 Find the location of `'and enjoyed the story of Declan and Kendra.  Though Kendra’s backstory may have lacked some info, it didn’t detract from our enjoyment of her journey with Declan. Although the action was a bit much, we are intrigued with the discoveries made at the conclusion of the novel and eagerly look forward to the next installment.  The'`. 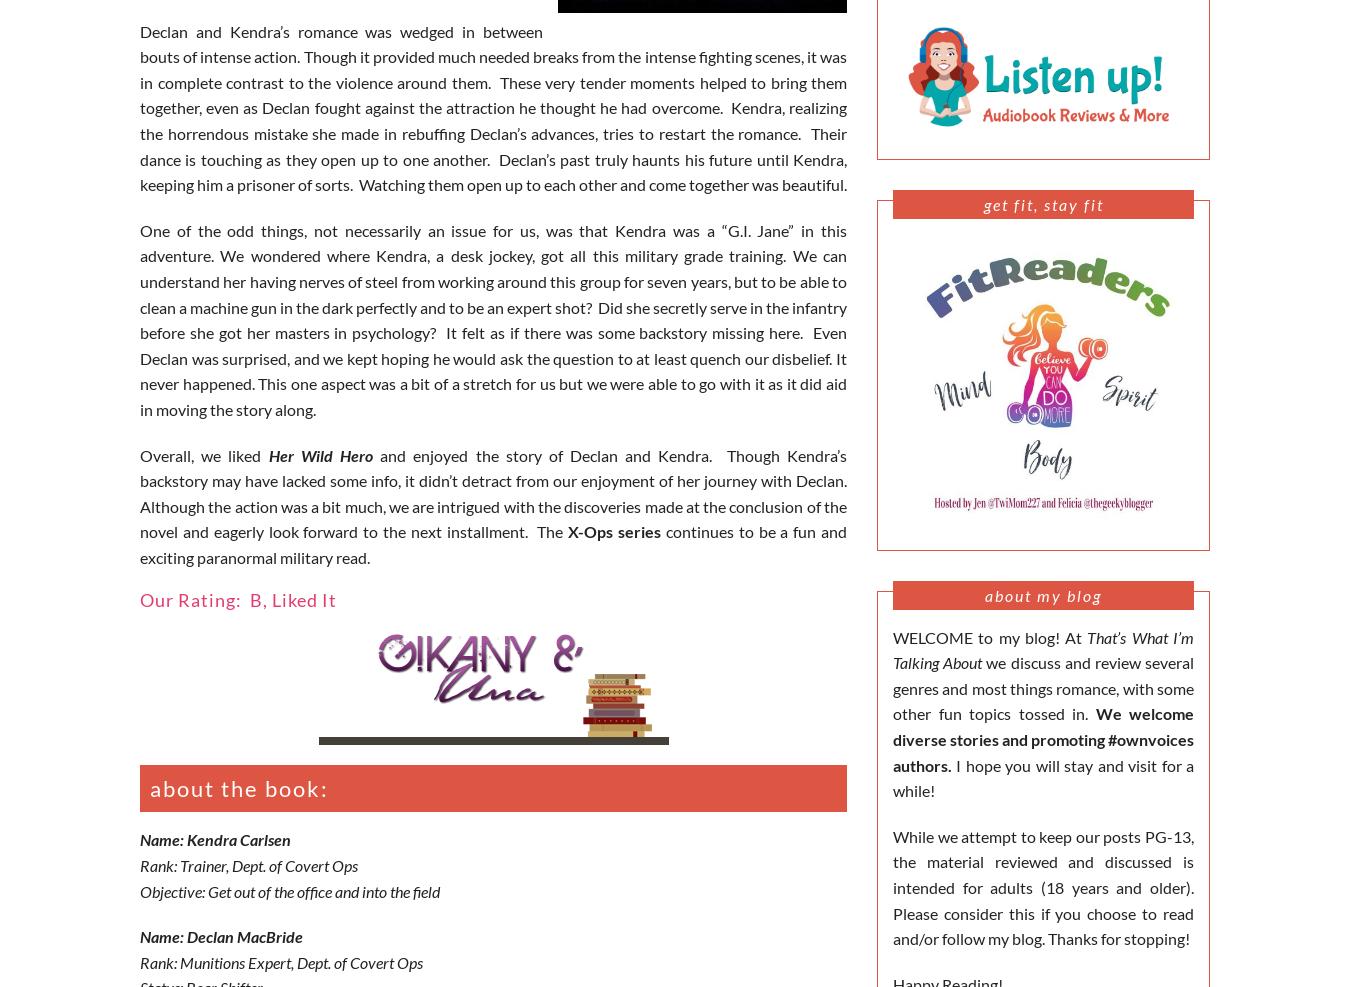

'and enjoyed the story of Declan and Kendra.  Though Kendra’s backstory may have lacked some info, it didn’t detract from our enjoyment of her journey with Declan. Although the action was a bit much, we are intrigued with the discoveries made at the conclusion of the novel and eagerly look forward to the next installment.  The' is located at coordinates (492, 492).